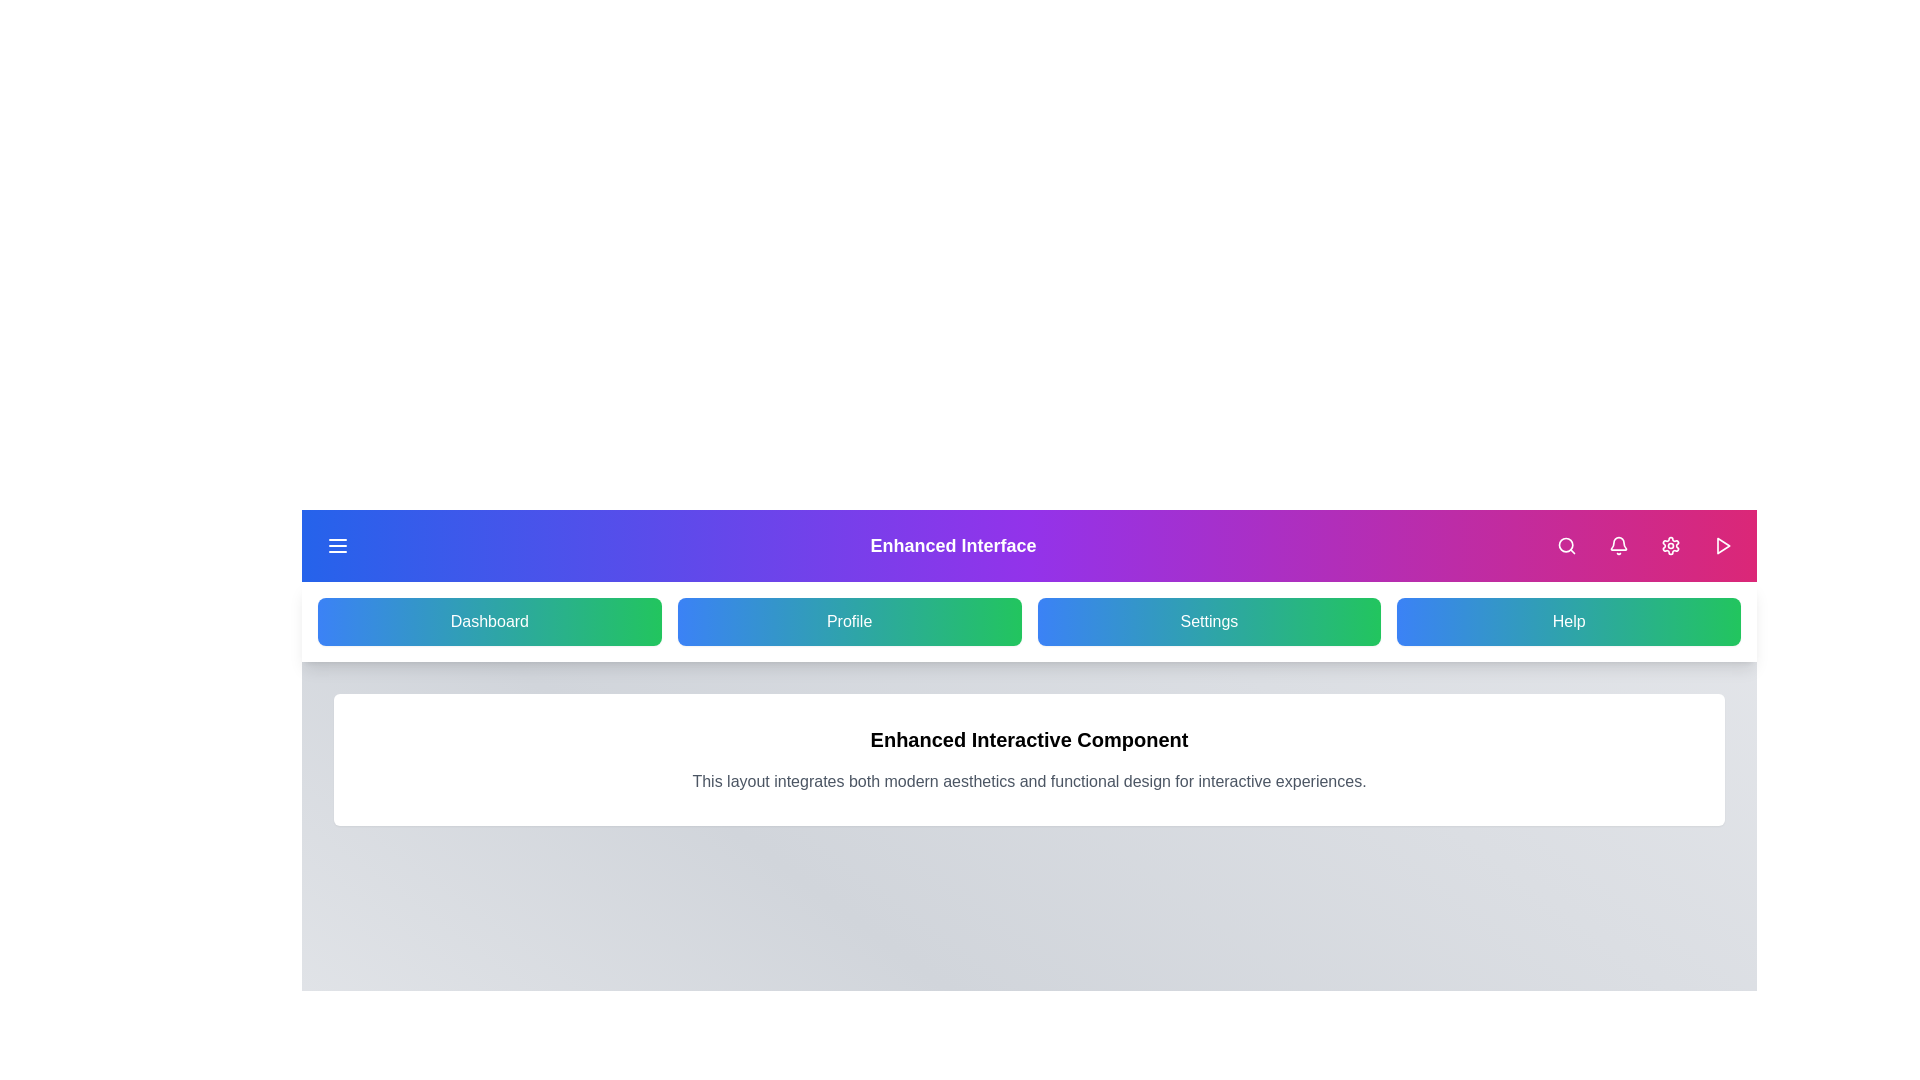 This screenshot has width=1920, height=1080. What do you see at coordinates (952, 546) in the screenshot?
I see `the header text 'Enhanced Interface' to select it` at bounding box center [952, 546].